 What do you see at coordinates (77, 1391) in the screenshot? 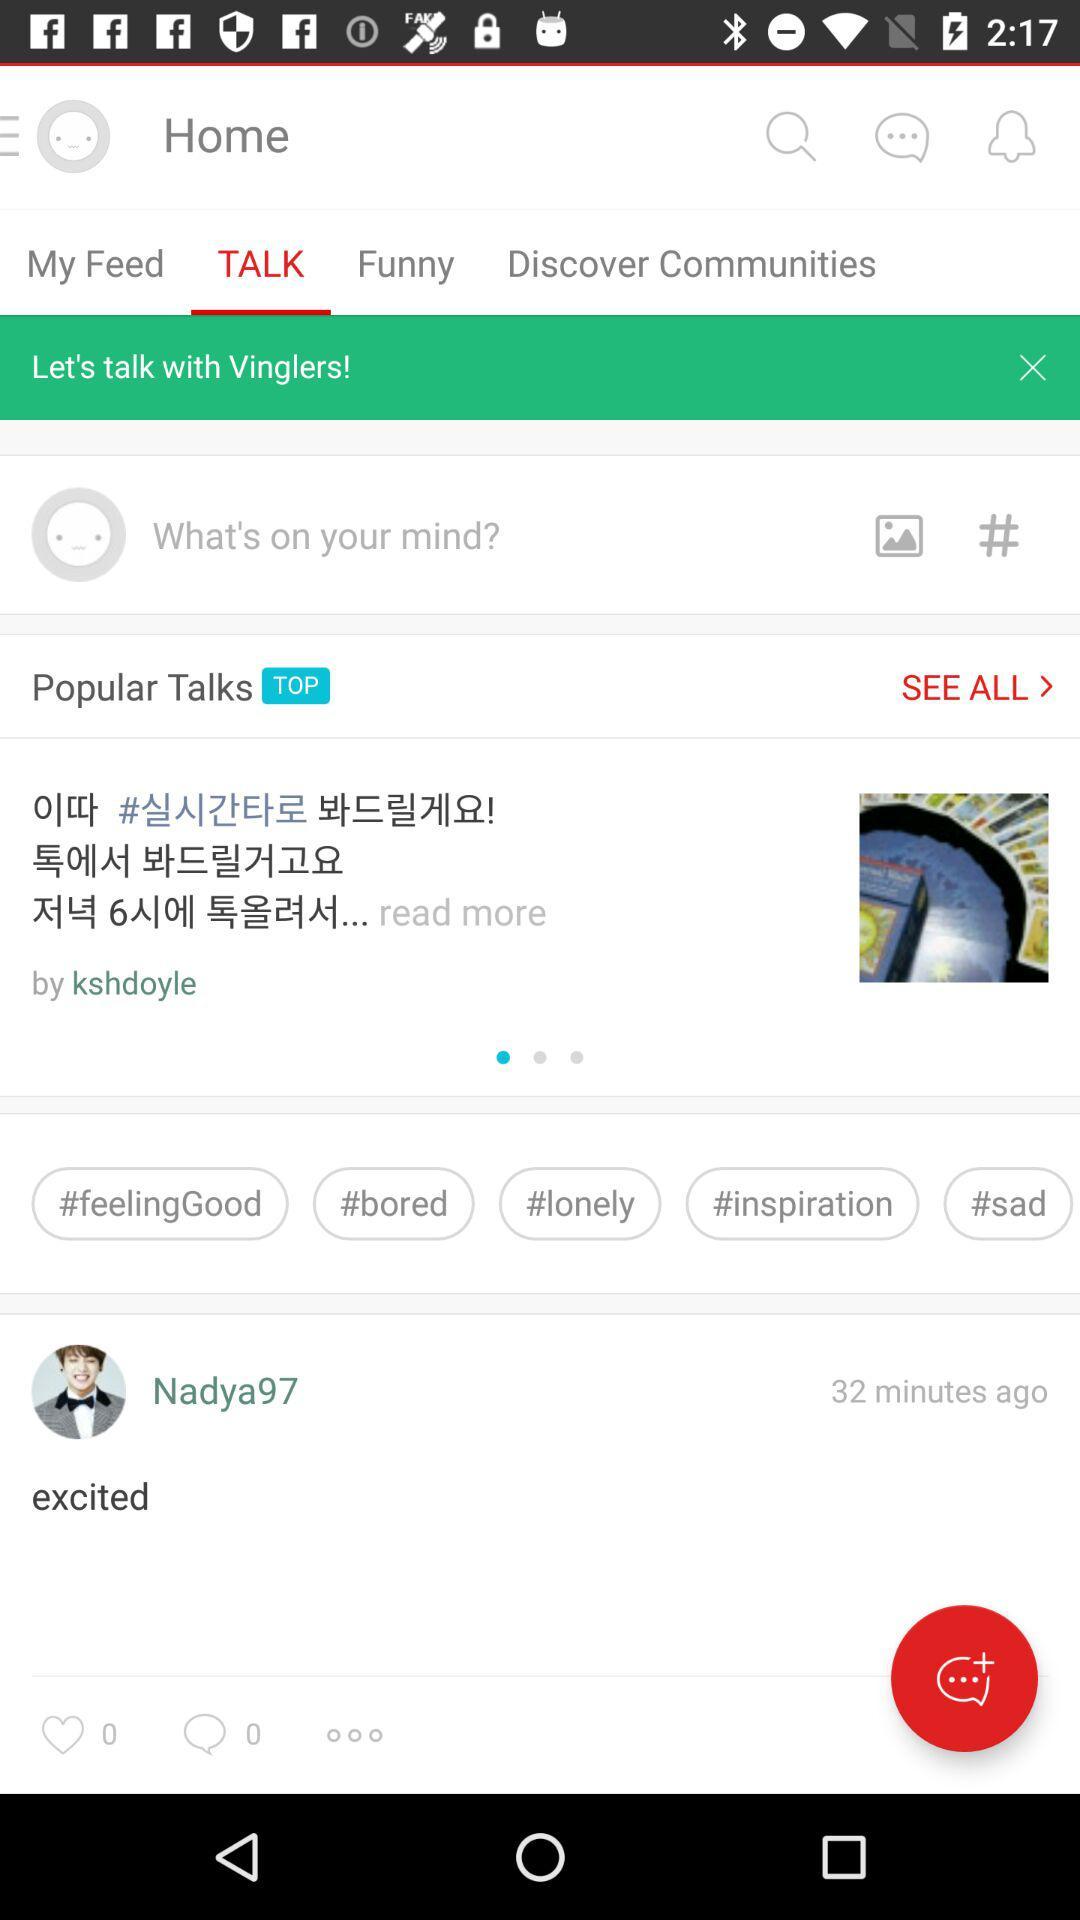
I see `the icon above the excited item` at bounding box center [77, 1391].